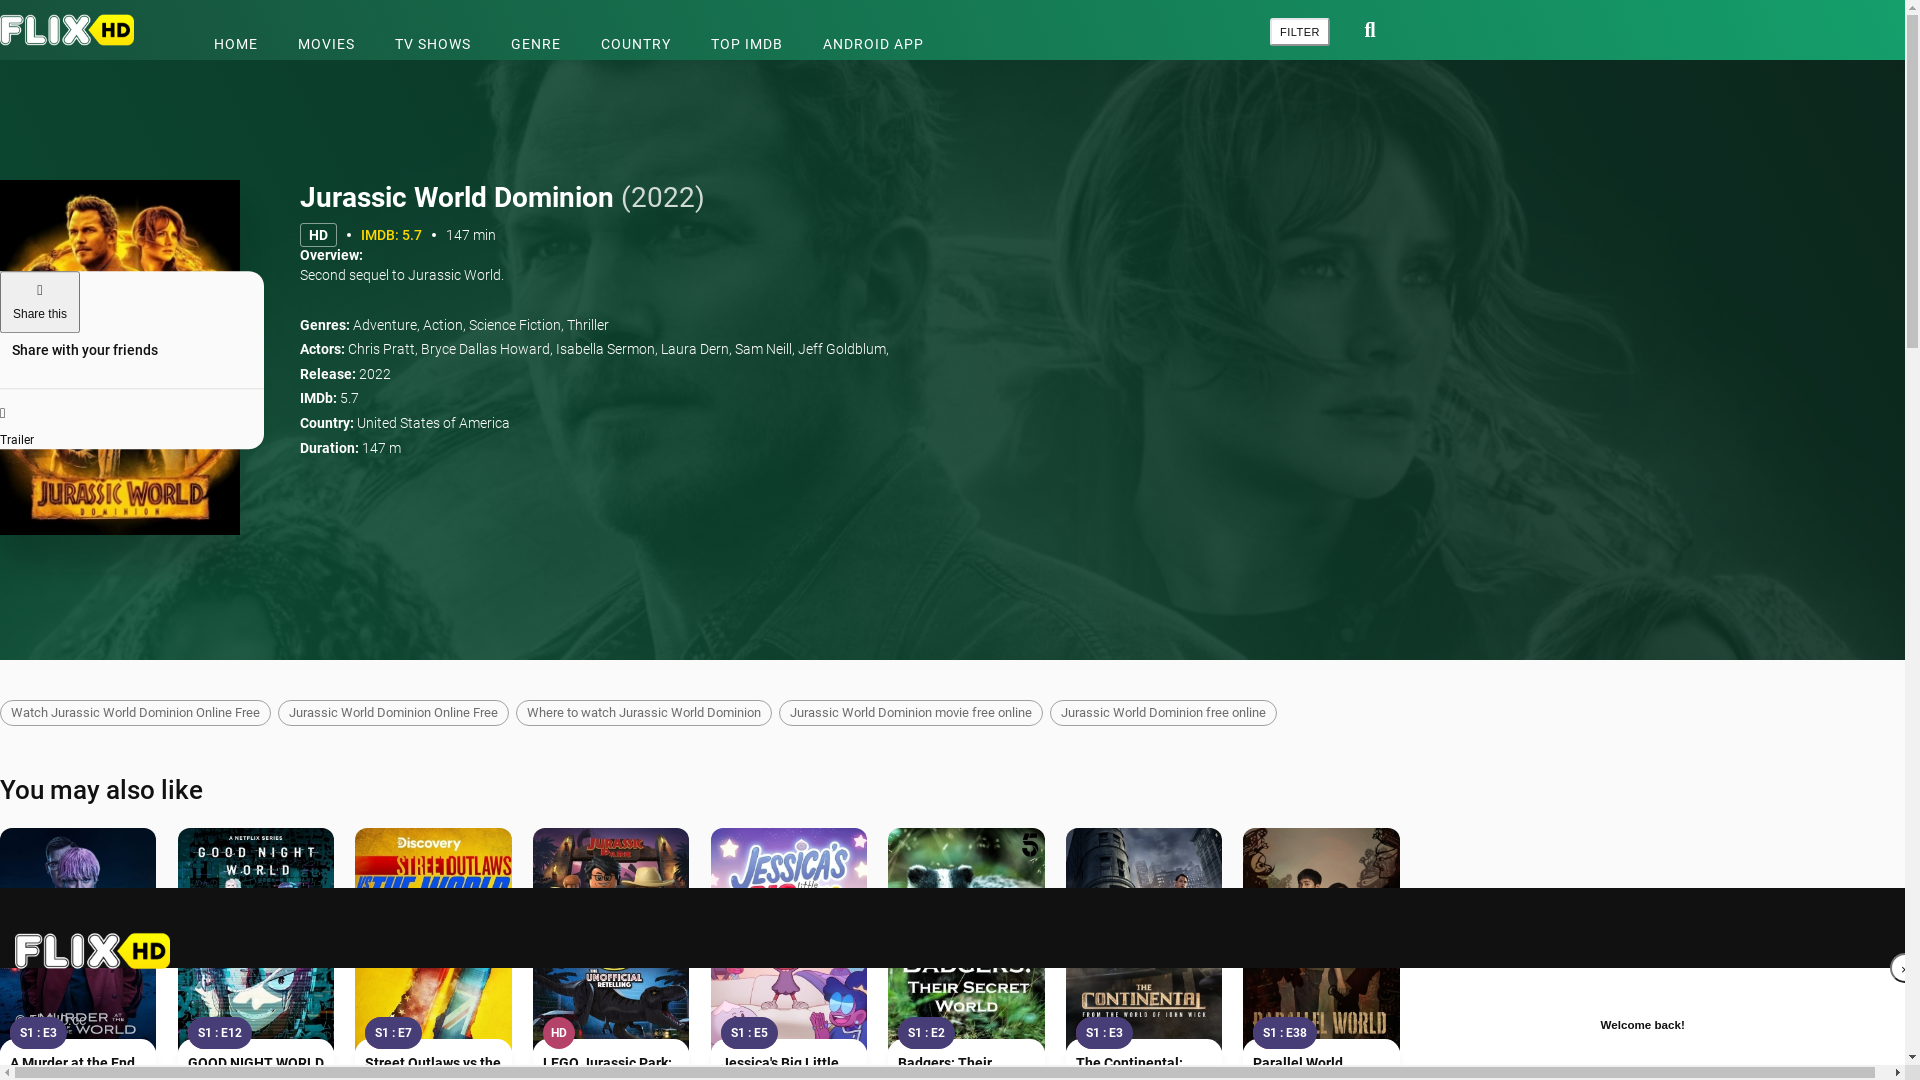 This screenshot has width=1920, height=1080. What do you see at coordinates (235, 43) in the screenshot?
I see `'HOME'` at bounding box center [235, 43].